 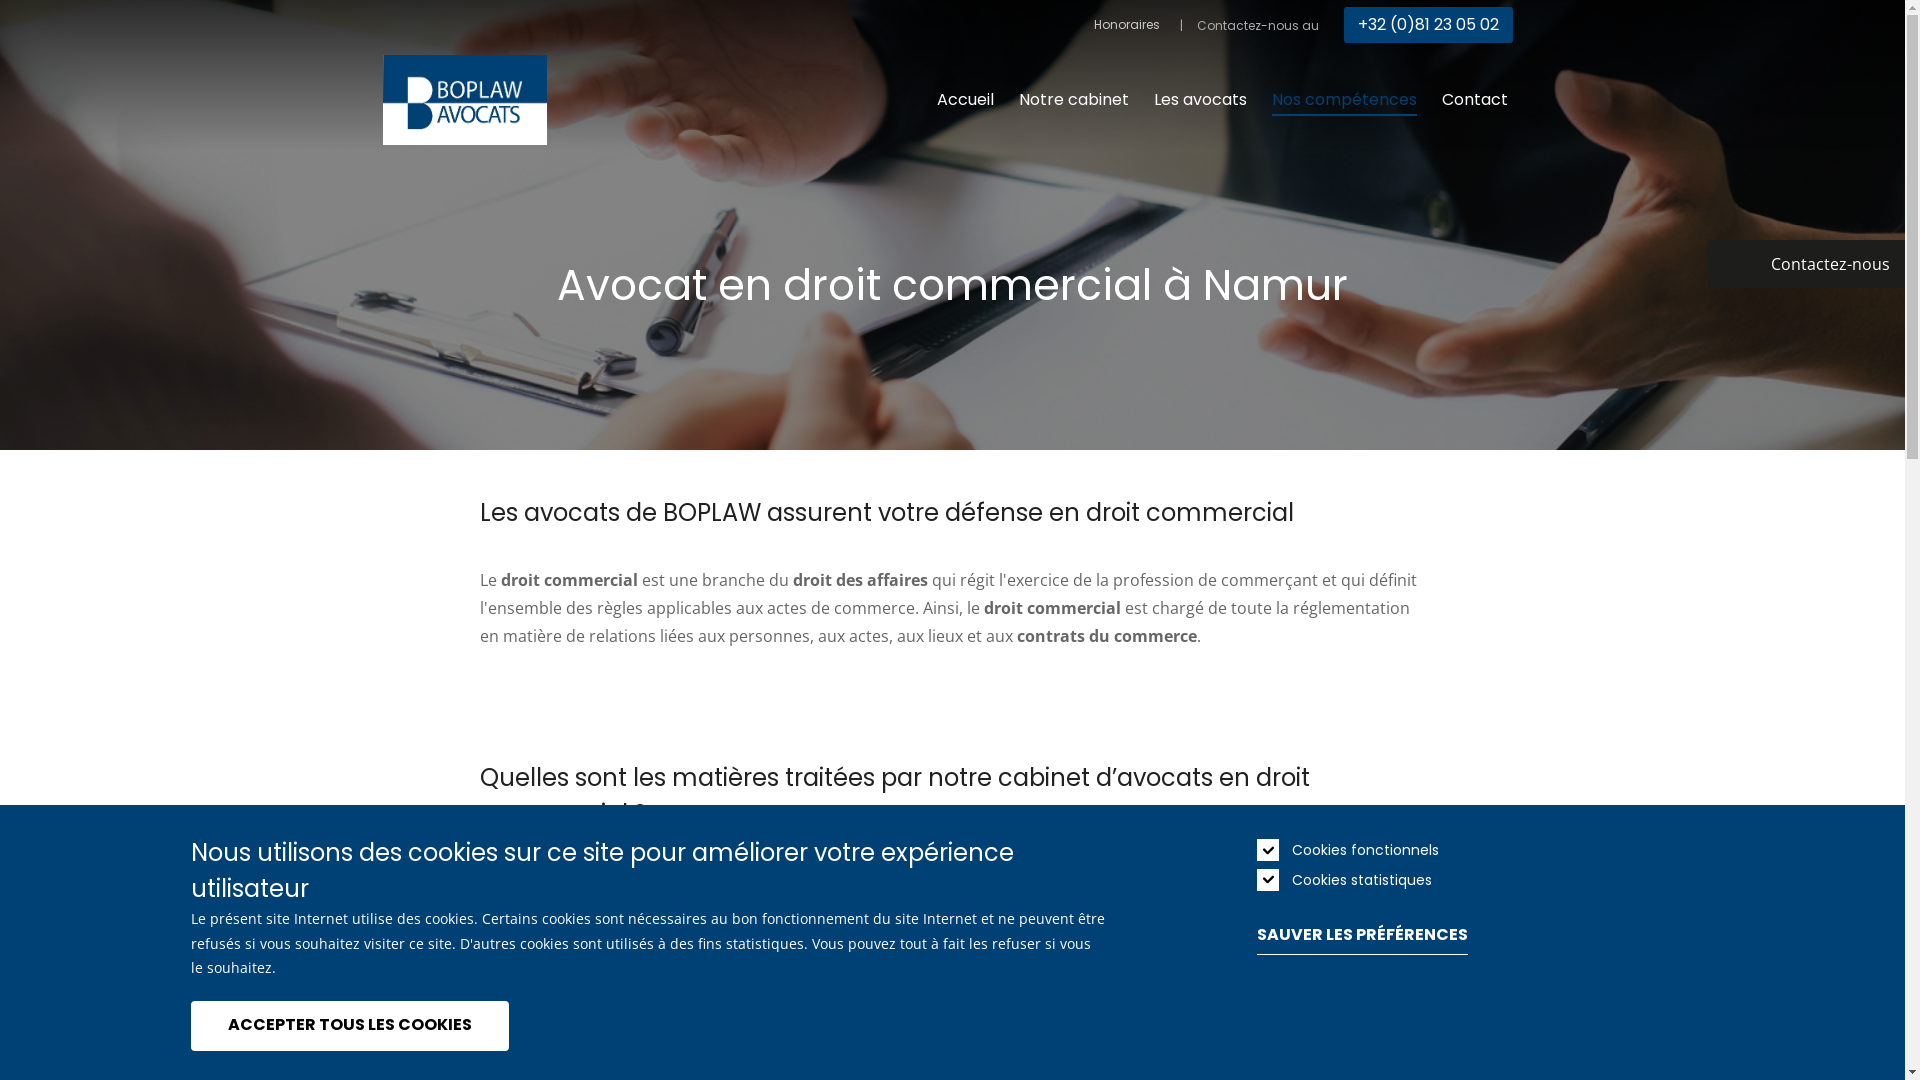 I want to click on 'Contact', so click(x=1474, y=100).